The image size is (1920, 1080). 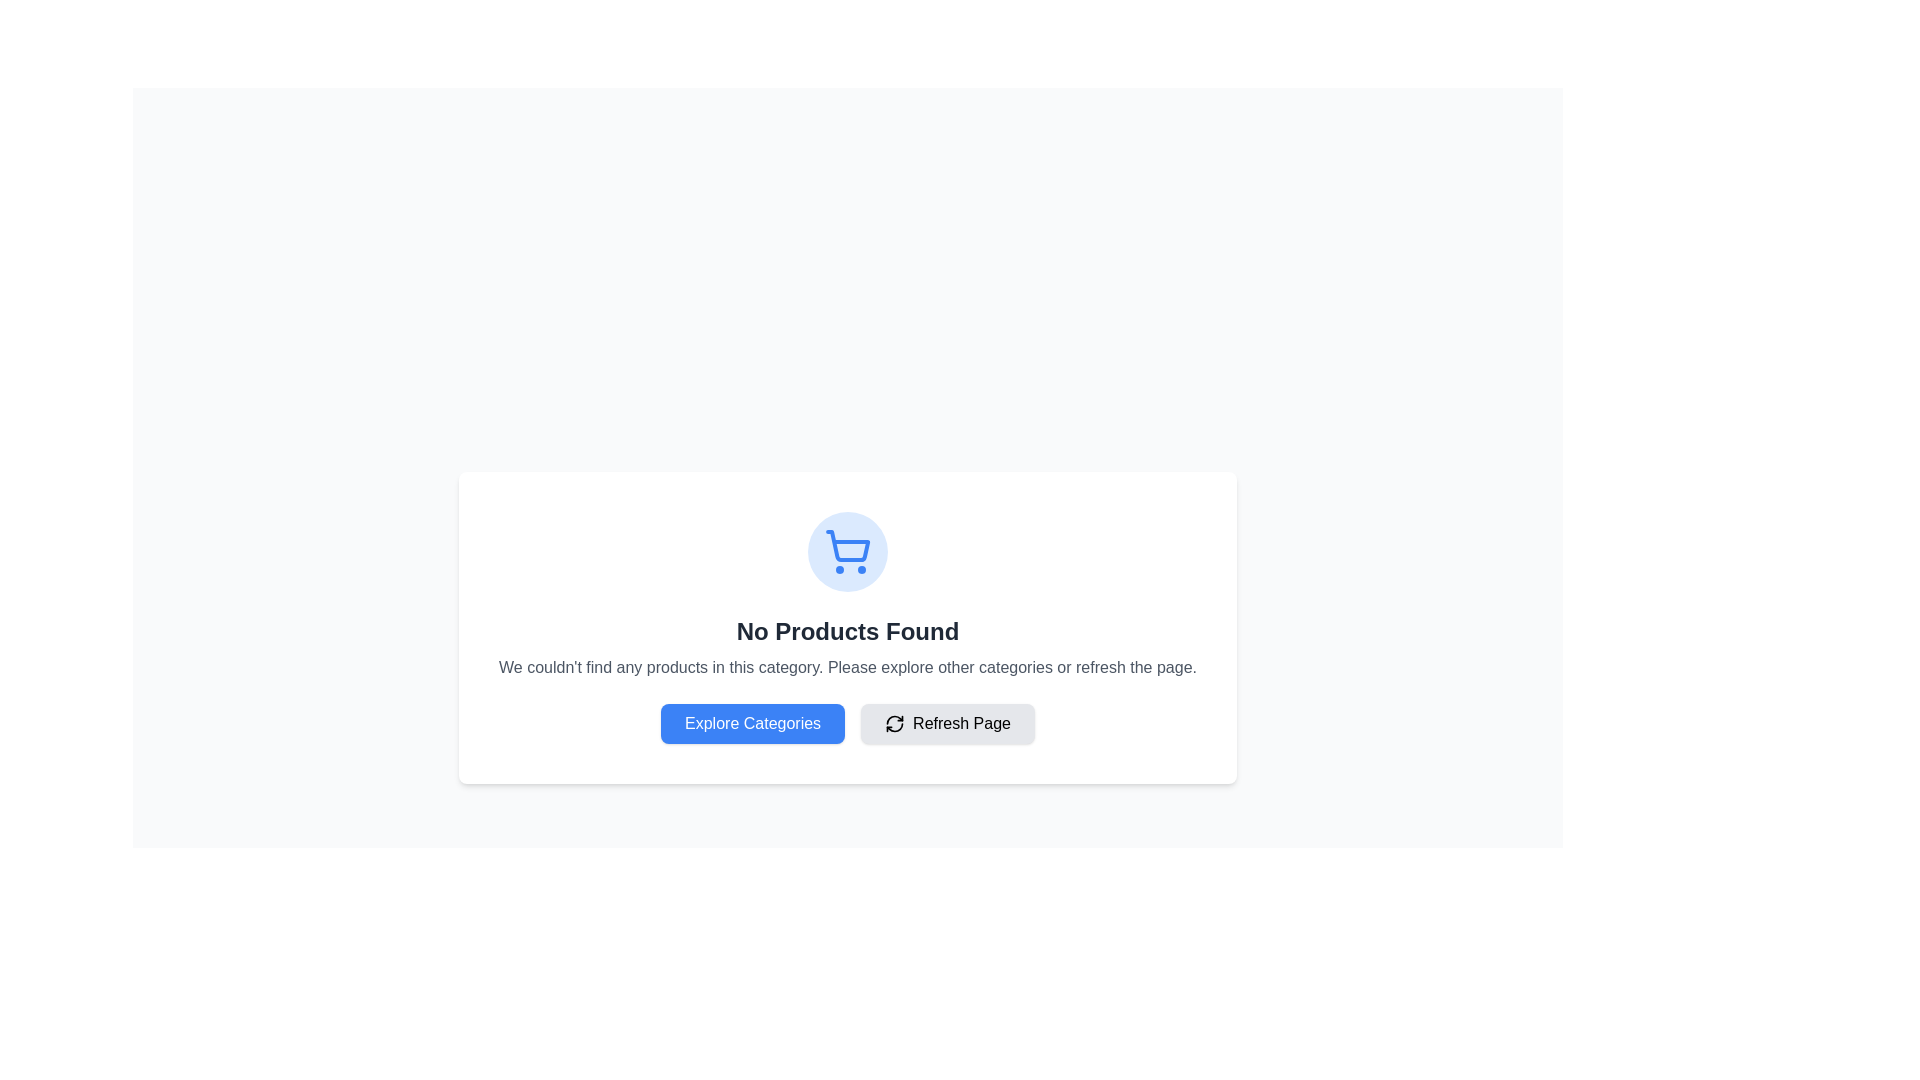 What do you see at coordinates (848, 551) in the screenshot?
I see `the Icon Button that indicates an empty shopping cart, positioned centrally above the 'No Products Found' text` at bounding box center [848, 551].